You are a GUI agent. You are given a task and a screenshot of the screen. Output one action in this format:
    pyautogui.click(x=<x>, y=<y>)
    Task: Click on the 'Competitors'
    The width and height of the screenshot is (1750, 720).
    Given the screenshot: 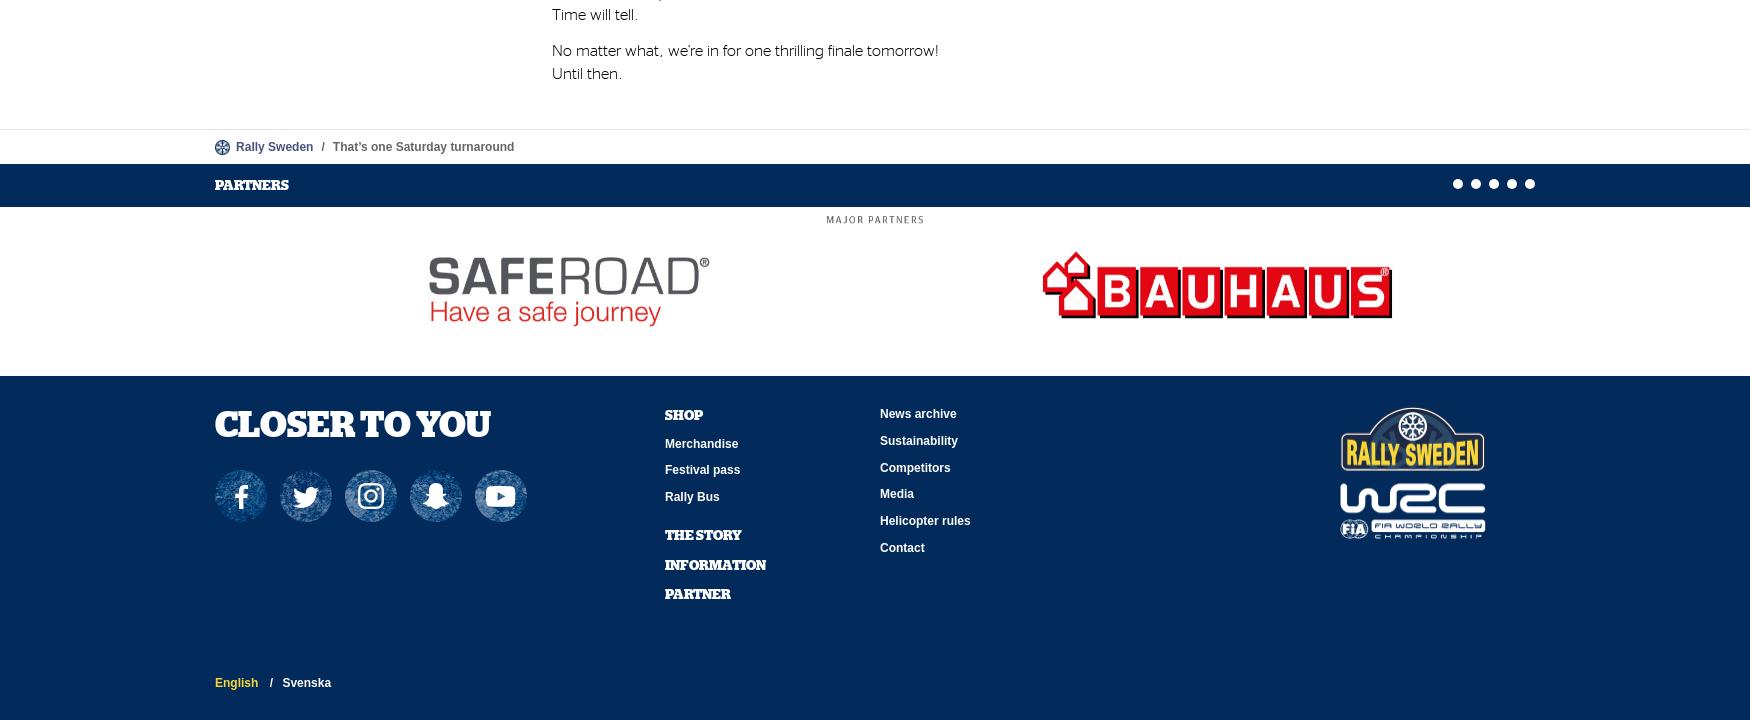 What is the action you would take?
    pyautogui.click(x=914, y=466)
    